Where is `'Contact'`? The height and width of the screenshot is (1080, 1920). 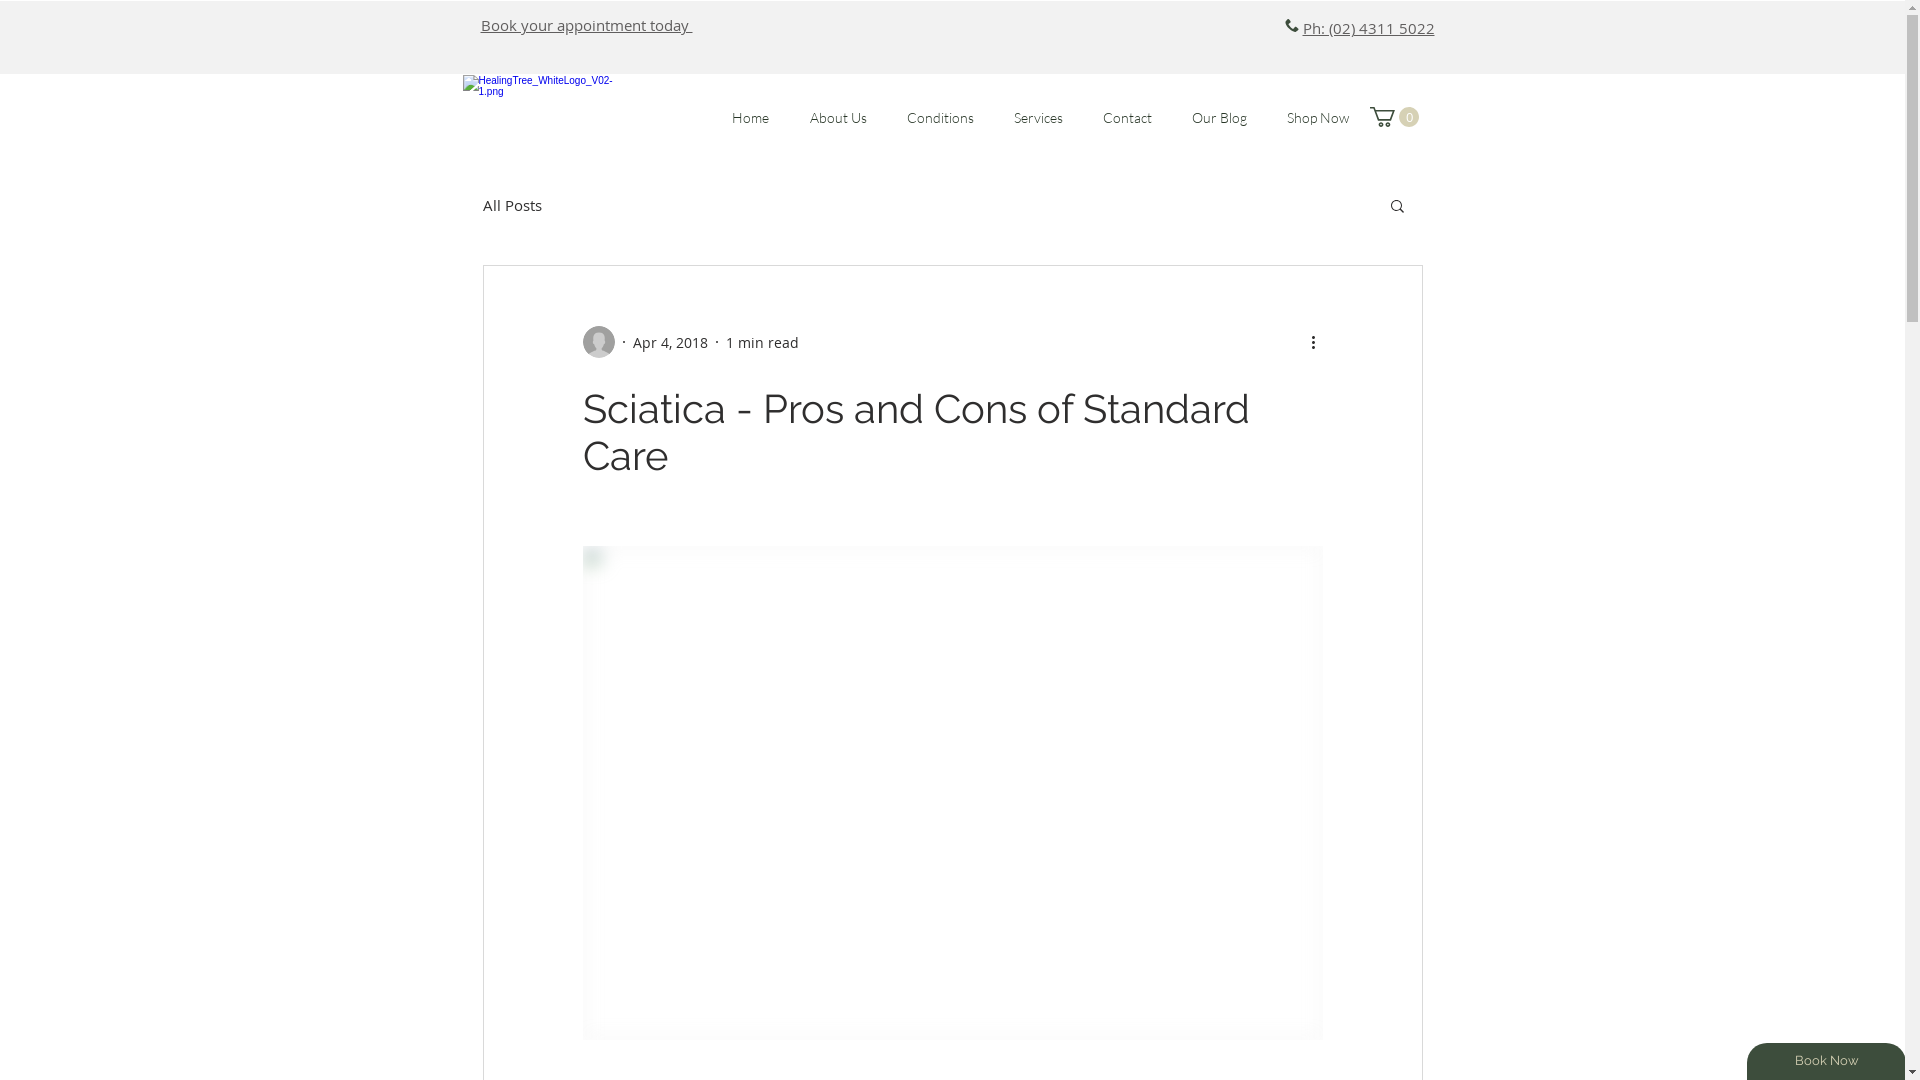
'Contact' is located at coordinates (1126, 117).